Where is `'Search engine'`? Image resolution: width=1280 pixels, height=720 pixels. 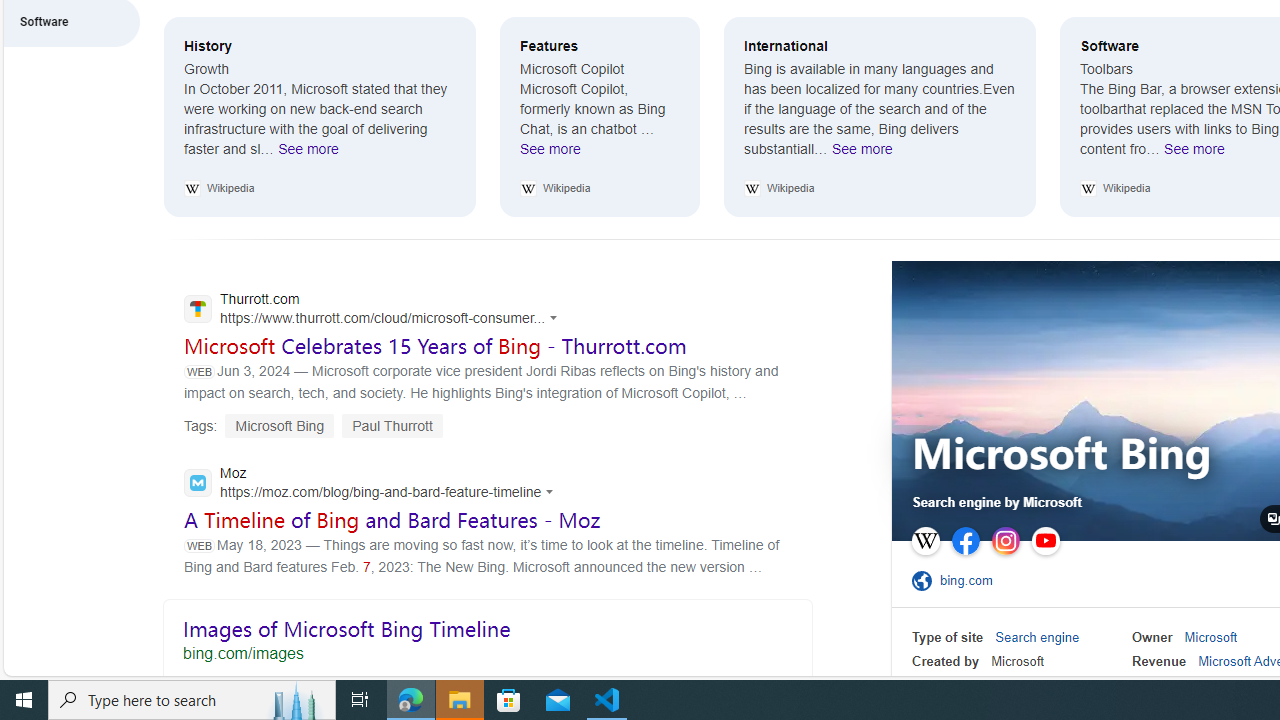
'Search engine' is located at coordinates (1037, 637).